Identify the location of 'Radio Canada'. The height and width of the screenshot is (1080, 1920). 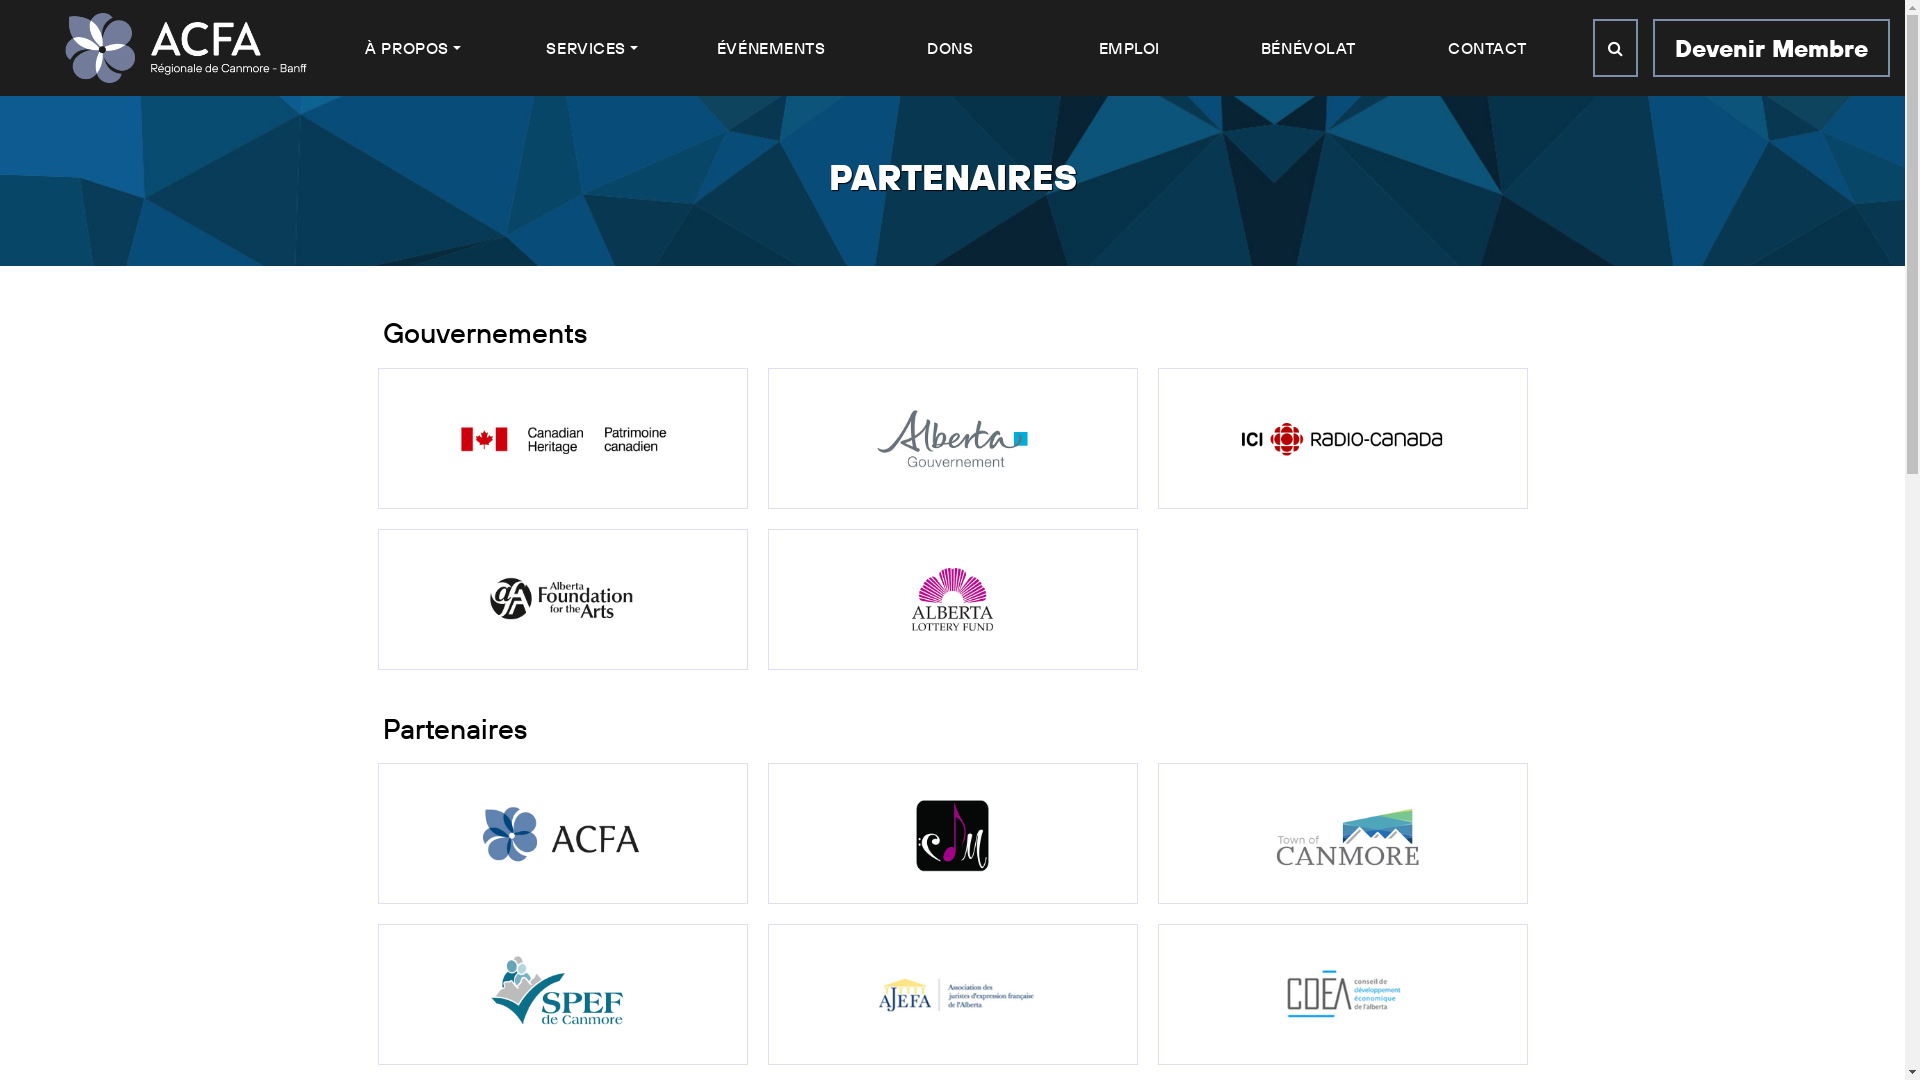
(1342, 434).